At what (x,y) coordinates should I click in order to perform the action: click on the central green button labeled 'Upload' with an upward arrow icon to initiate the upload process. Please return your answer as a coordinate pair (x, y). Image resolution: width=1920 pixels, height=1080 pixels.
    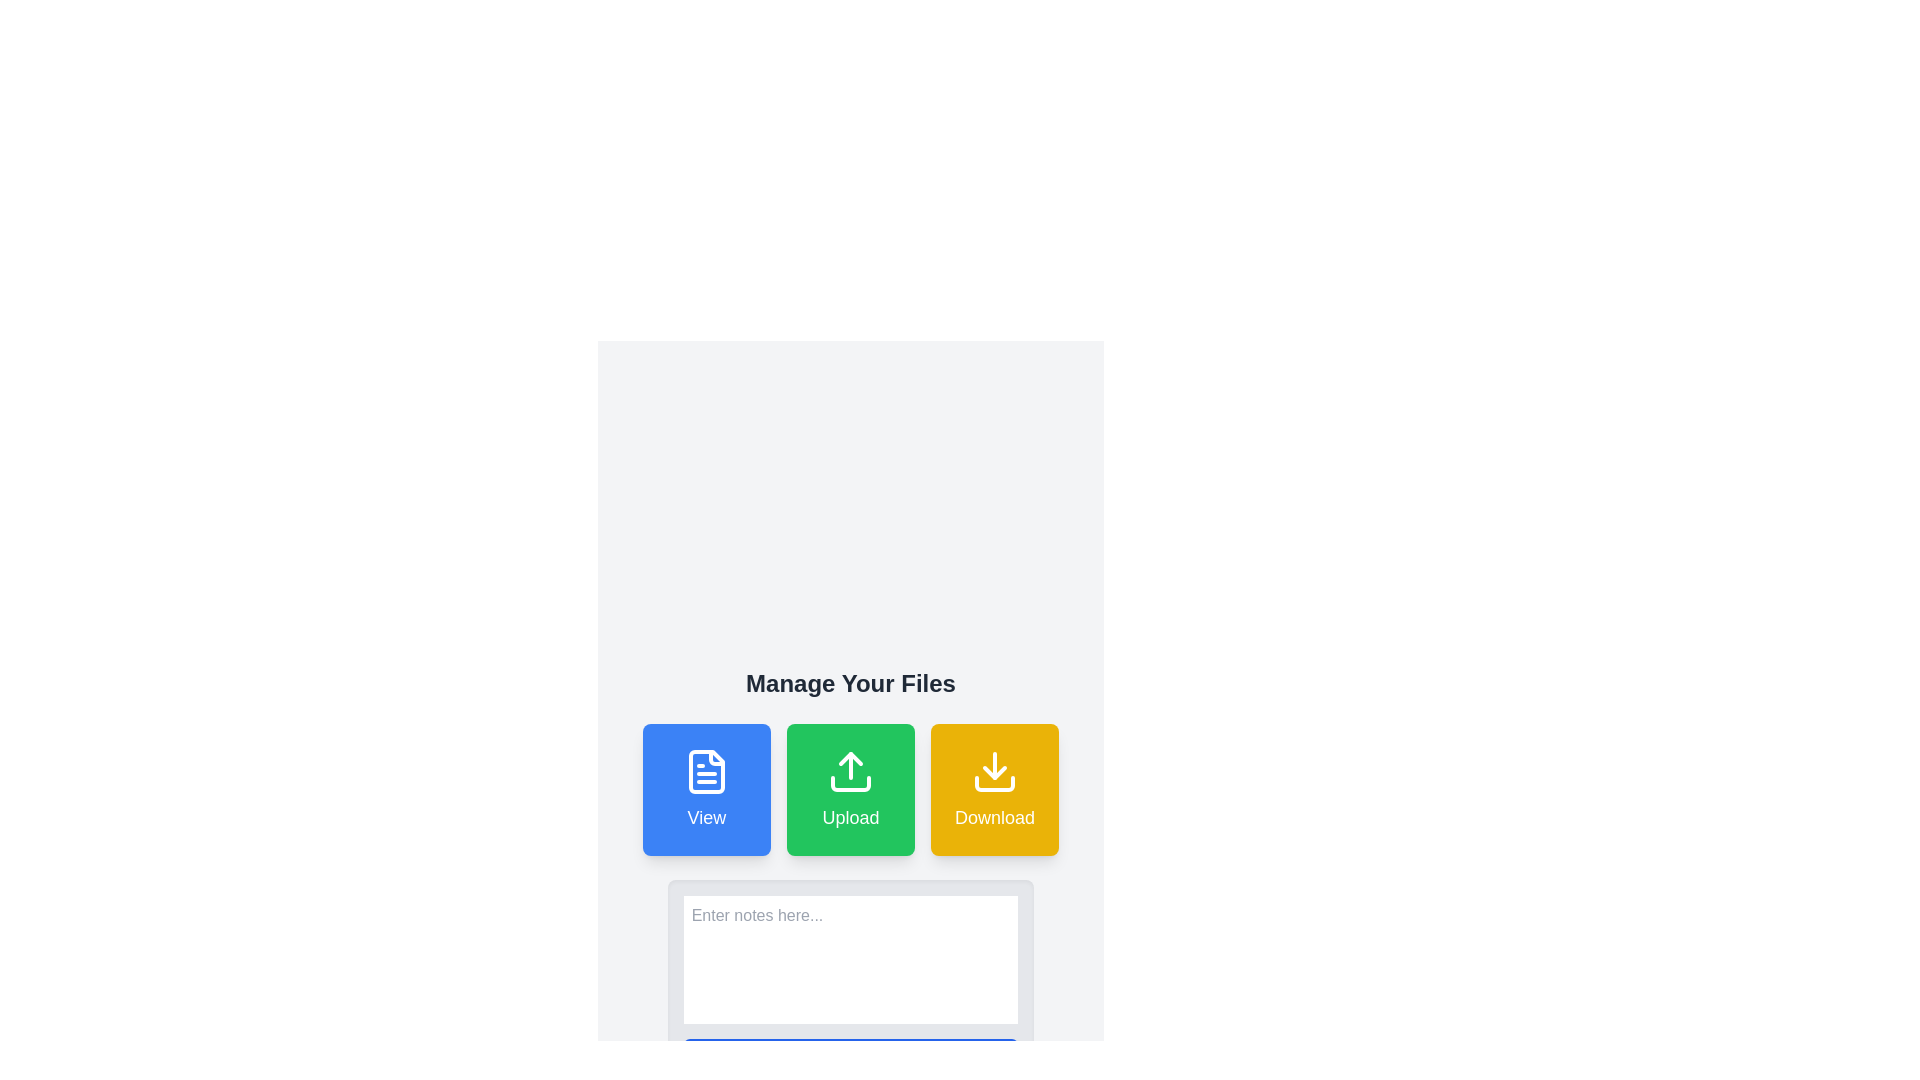
    Looking at the image, I should click on (850, 788).